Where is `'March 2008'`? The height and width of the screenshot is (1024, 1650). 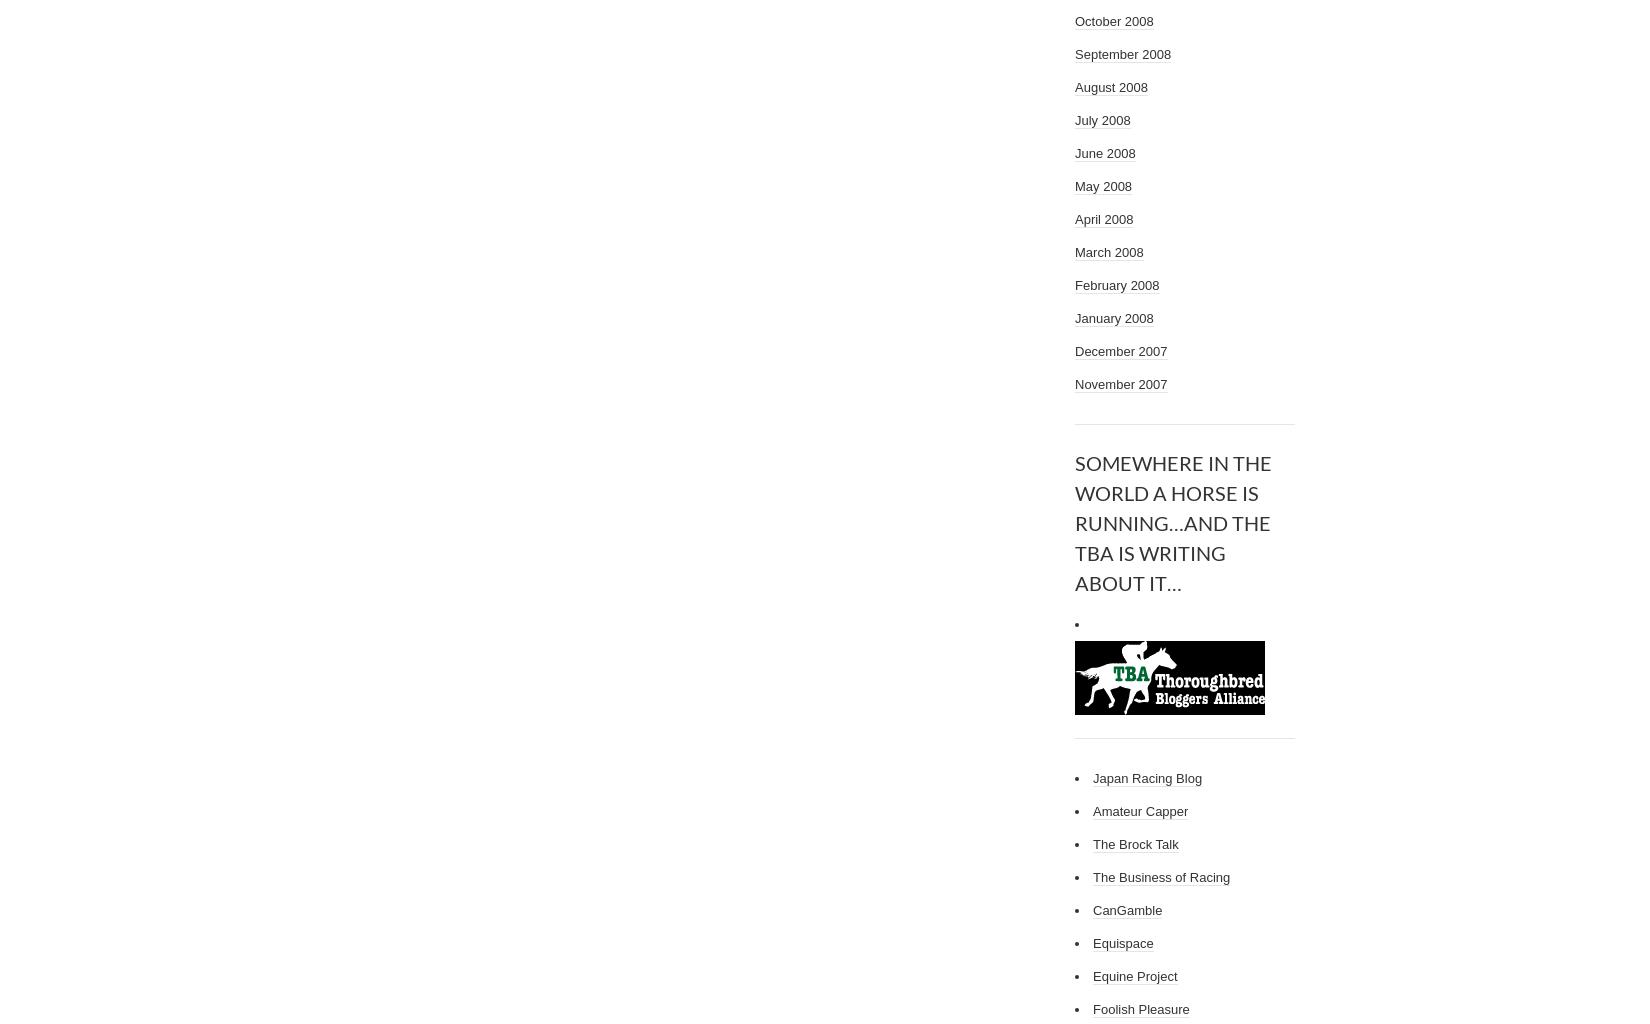
'March 2008' is located at coordinates (1074, 251).